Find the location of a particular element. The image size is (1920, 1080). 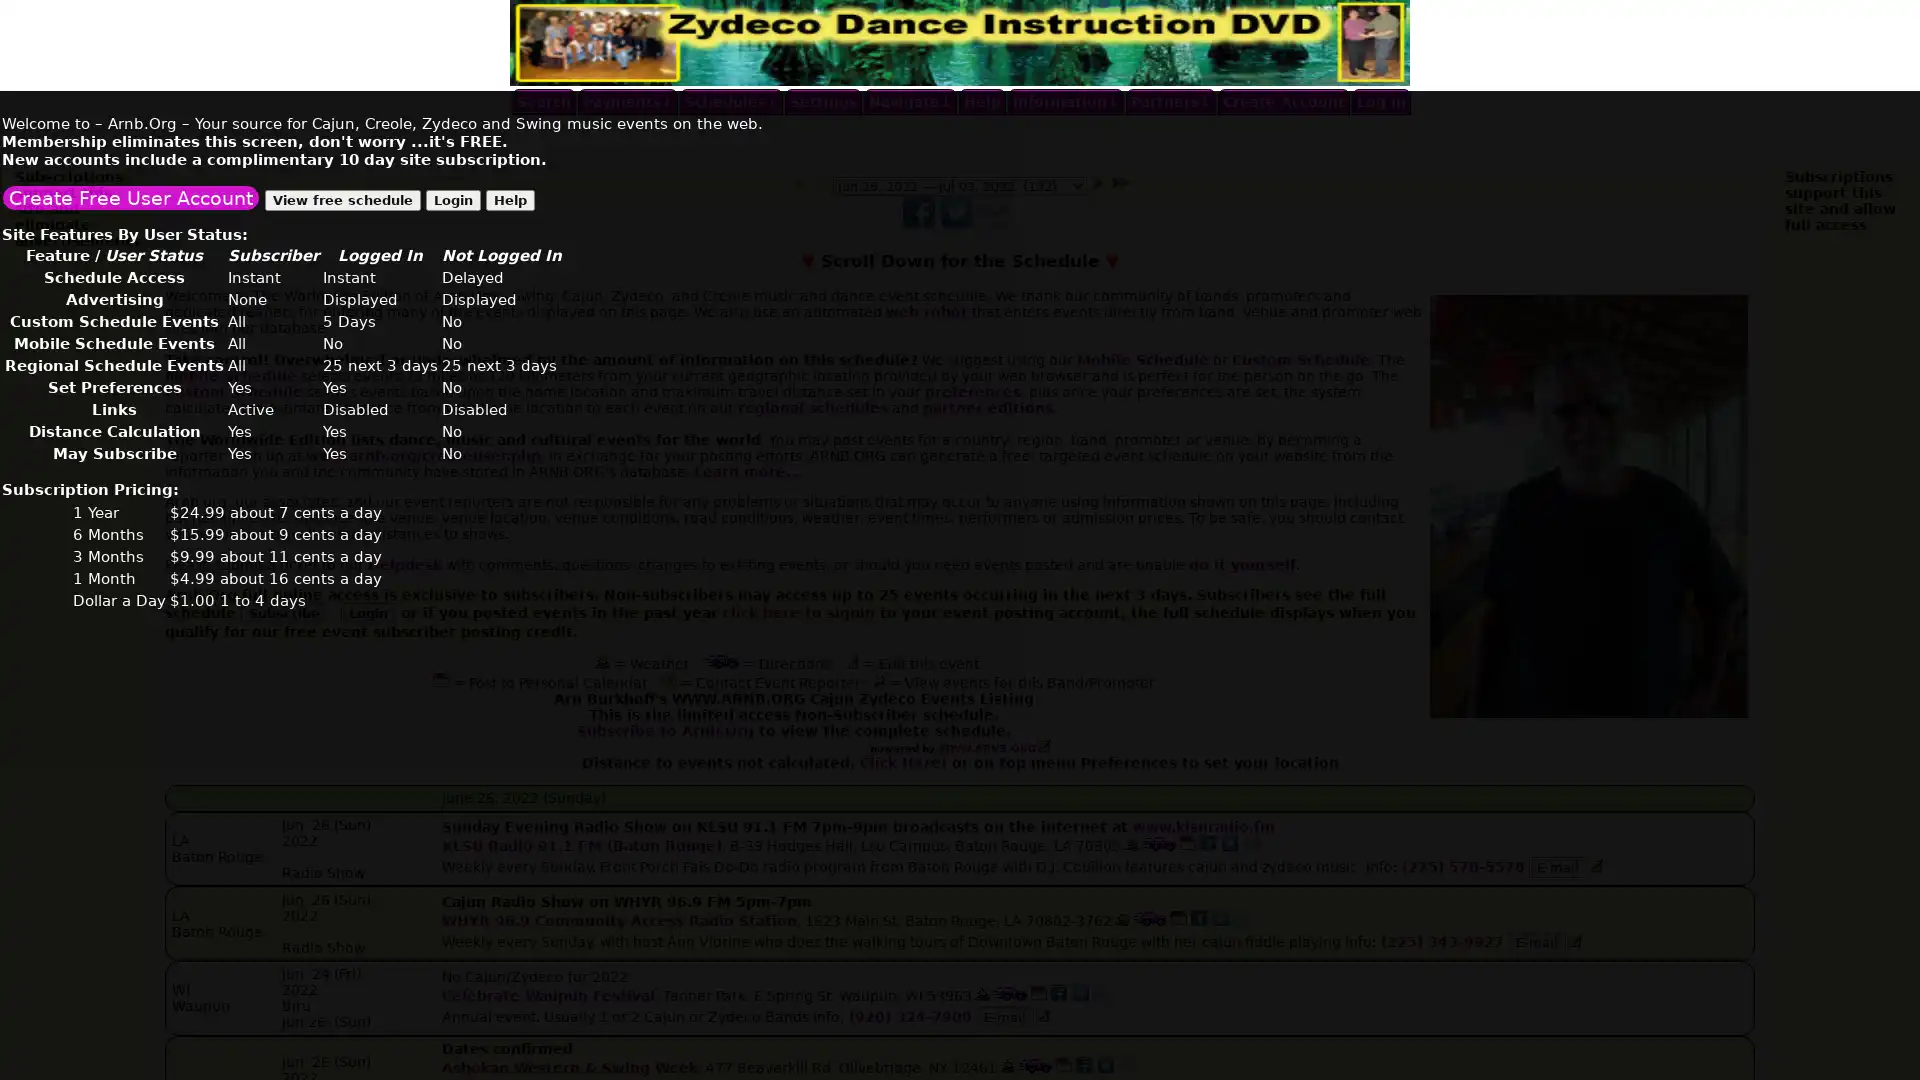

Login is located at coordinates (452, 199).